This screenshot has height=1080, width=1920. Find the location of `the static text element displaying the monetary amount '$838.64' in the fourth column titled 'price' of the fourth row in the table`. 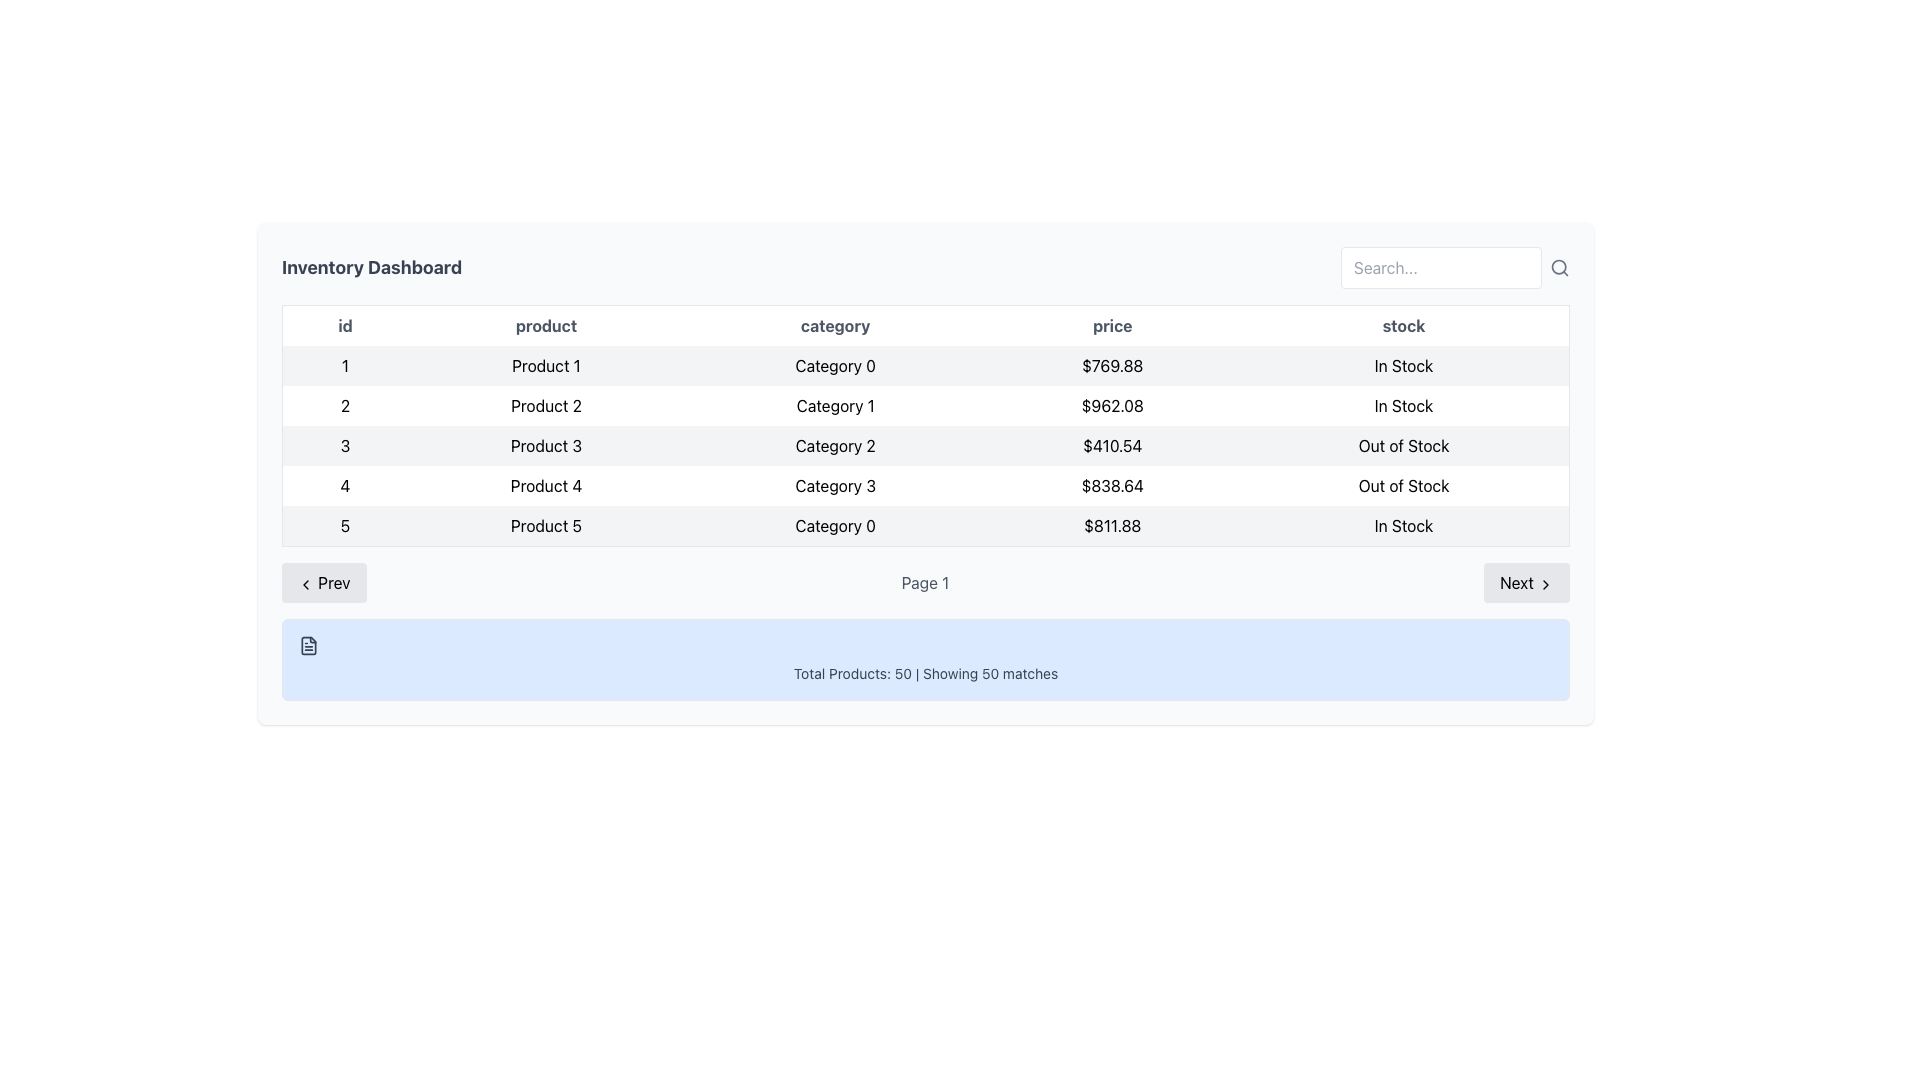

the static text element displaying the monetary amount '$838.64' in the fourth column titled 'price' of the fourth row in the table is located at coordinates (1111, 486).